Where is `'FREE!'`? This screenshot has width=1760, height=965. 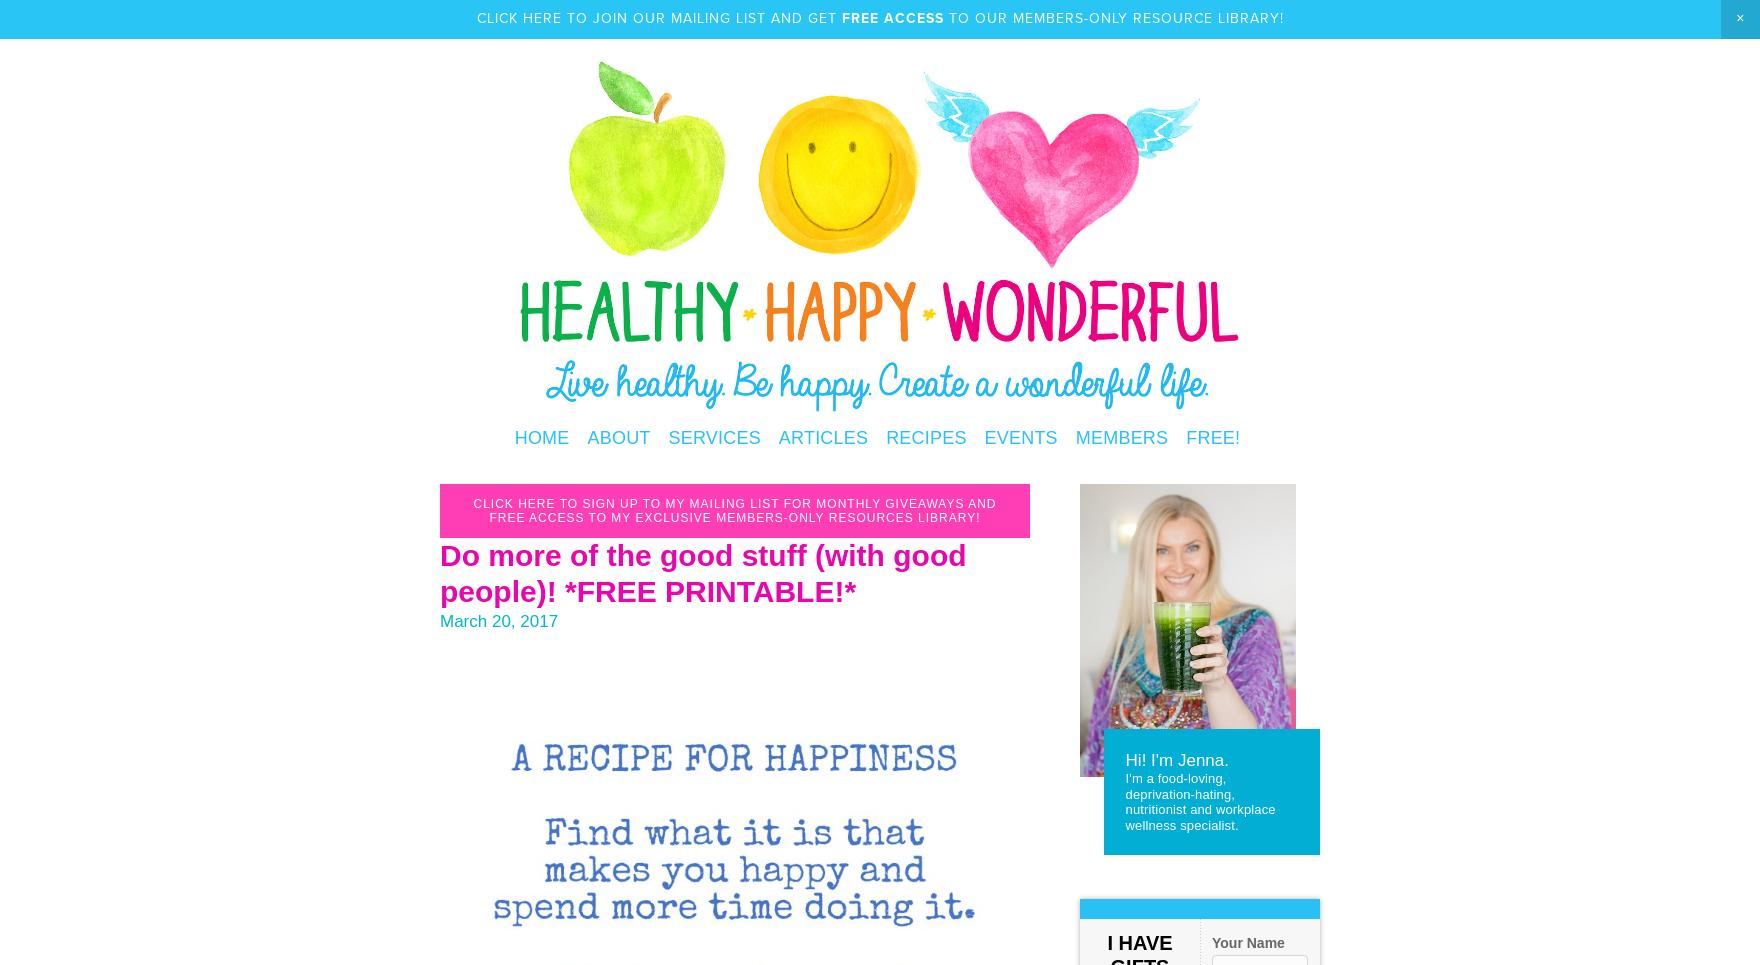 'FREE!' is located at coordinates (1211, 438).